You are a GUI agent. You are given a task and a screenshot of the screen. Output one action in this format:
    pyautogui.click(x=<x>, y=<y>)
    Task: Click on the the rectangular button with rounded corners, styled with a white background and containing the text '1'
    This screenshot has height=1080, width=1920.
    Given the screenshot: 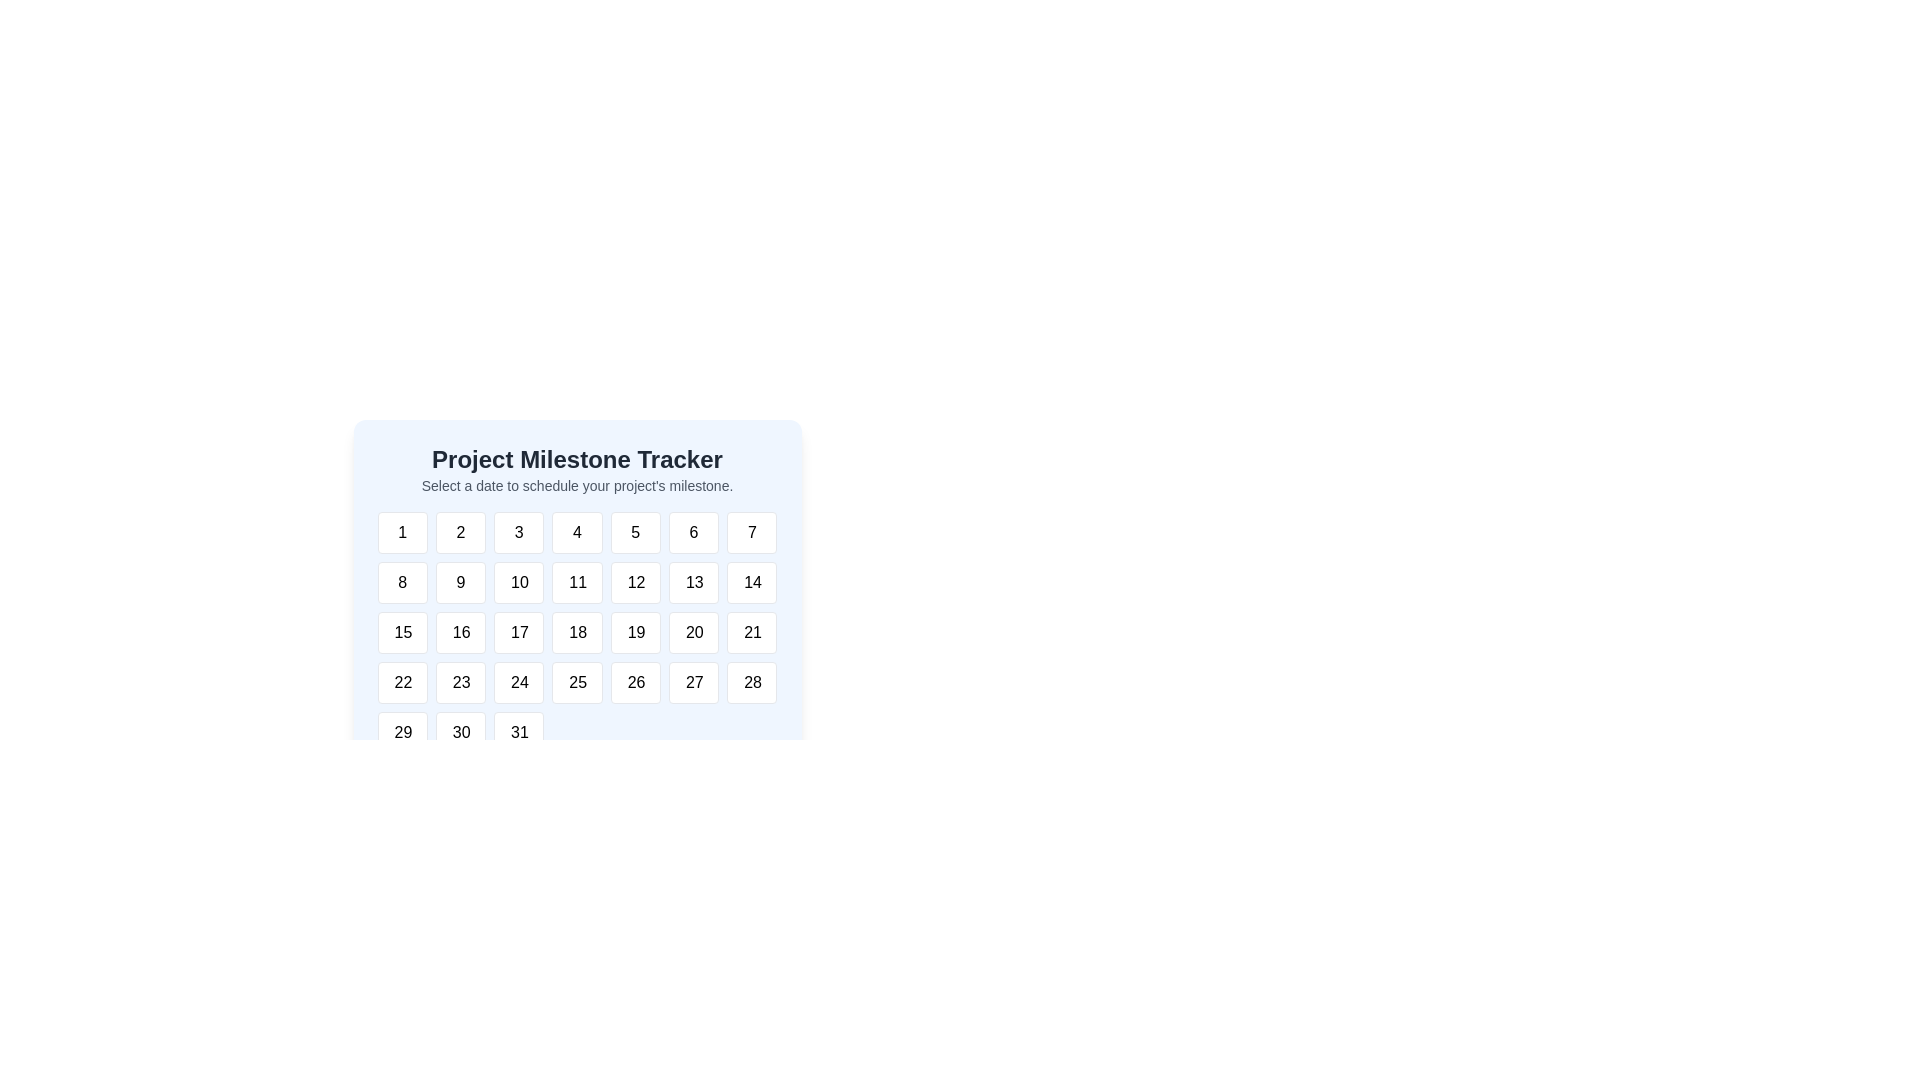 What is the action you would take?
    pyautogui.click(x=401, y=531)
    